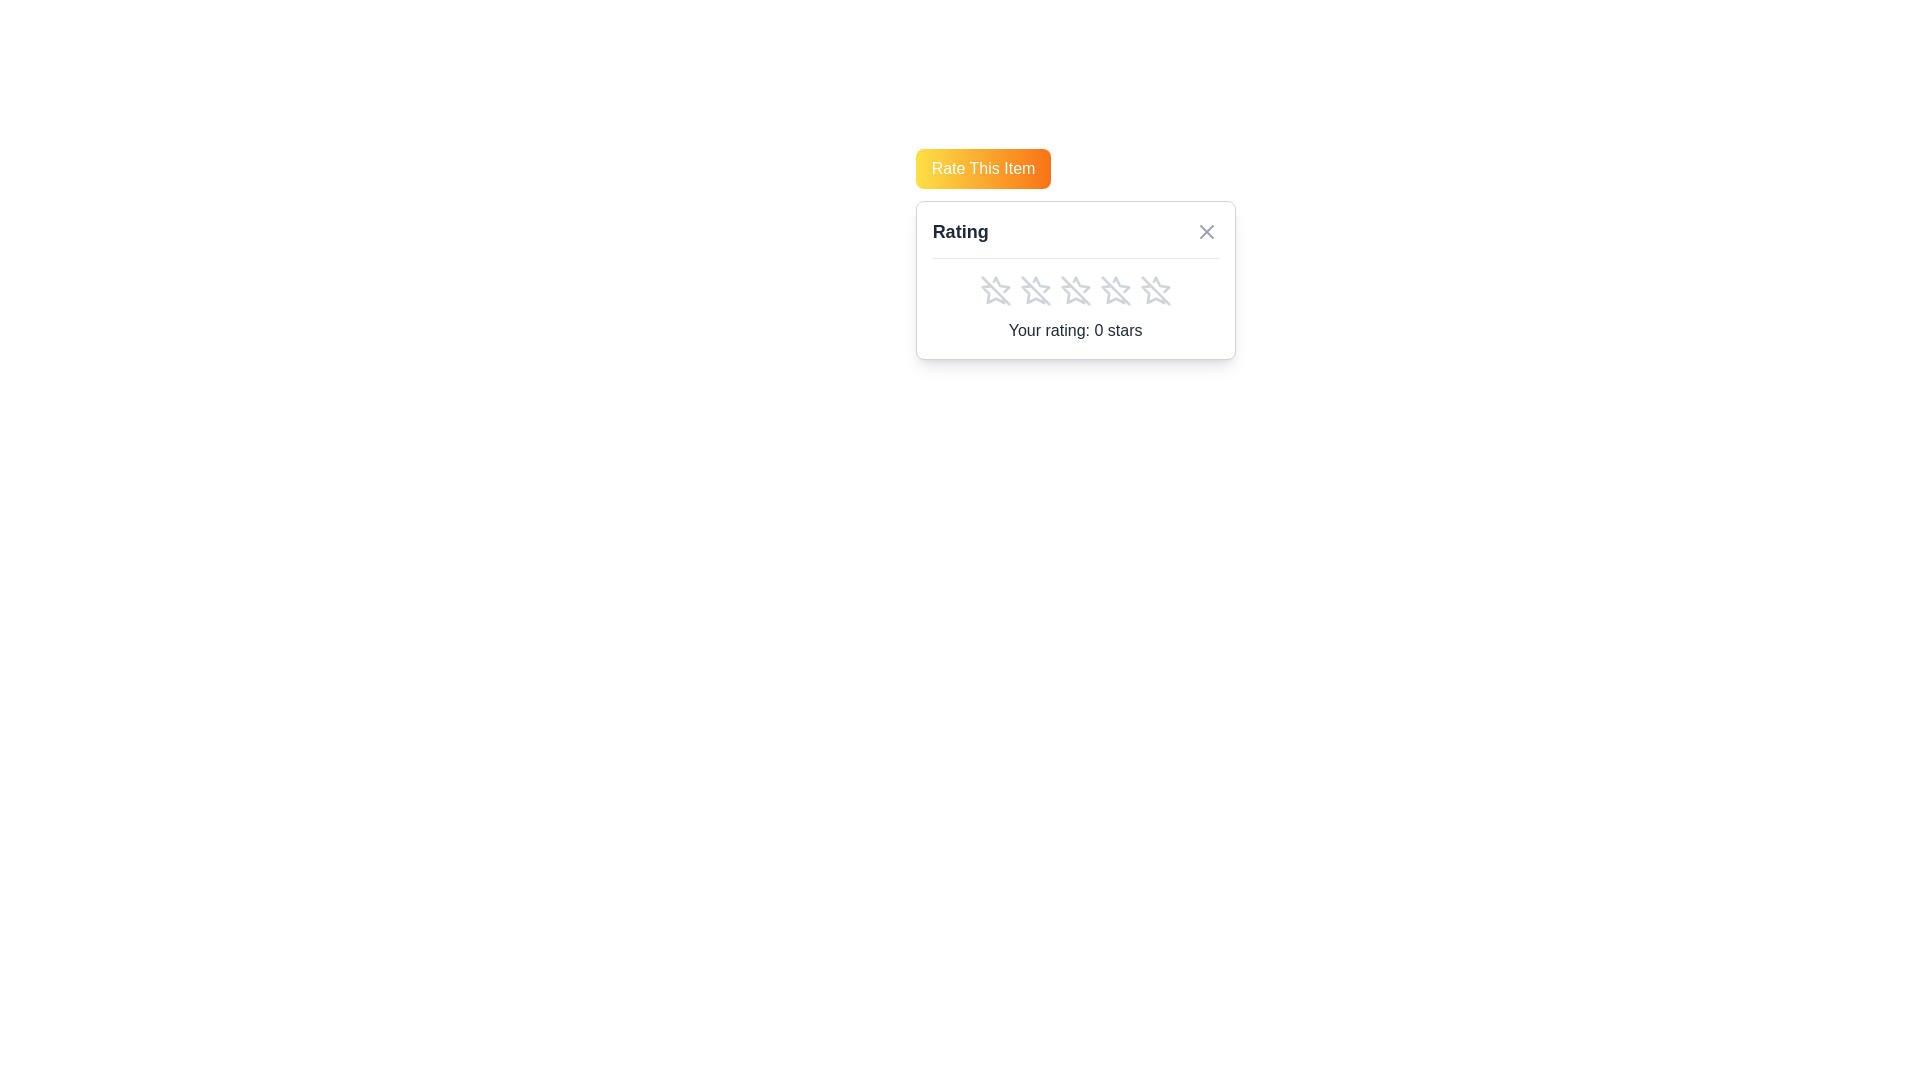  What do you see at coordinates (1155, 290) in the screenshot?
I see `the fifth star in the rating system to assign the maximum rating` at bounding box center [1155, 290].